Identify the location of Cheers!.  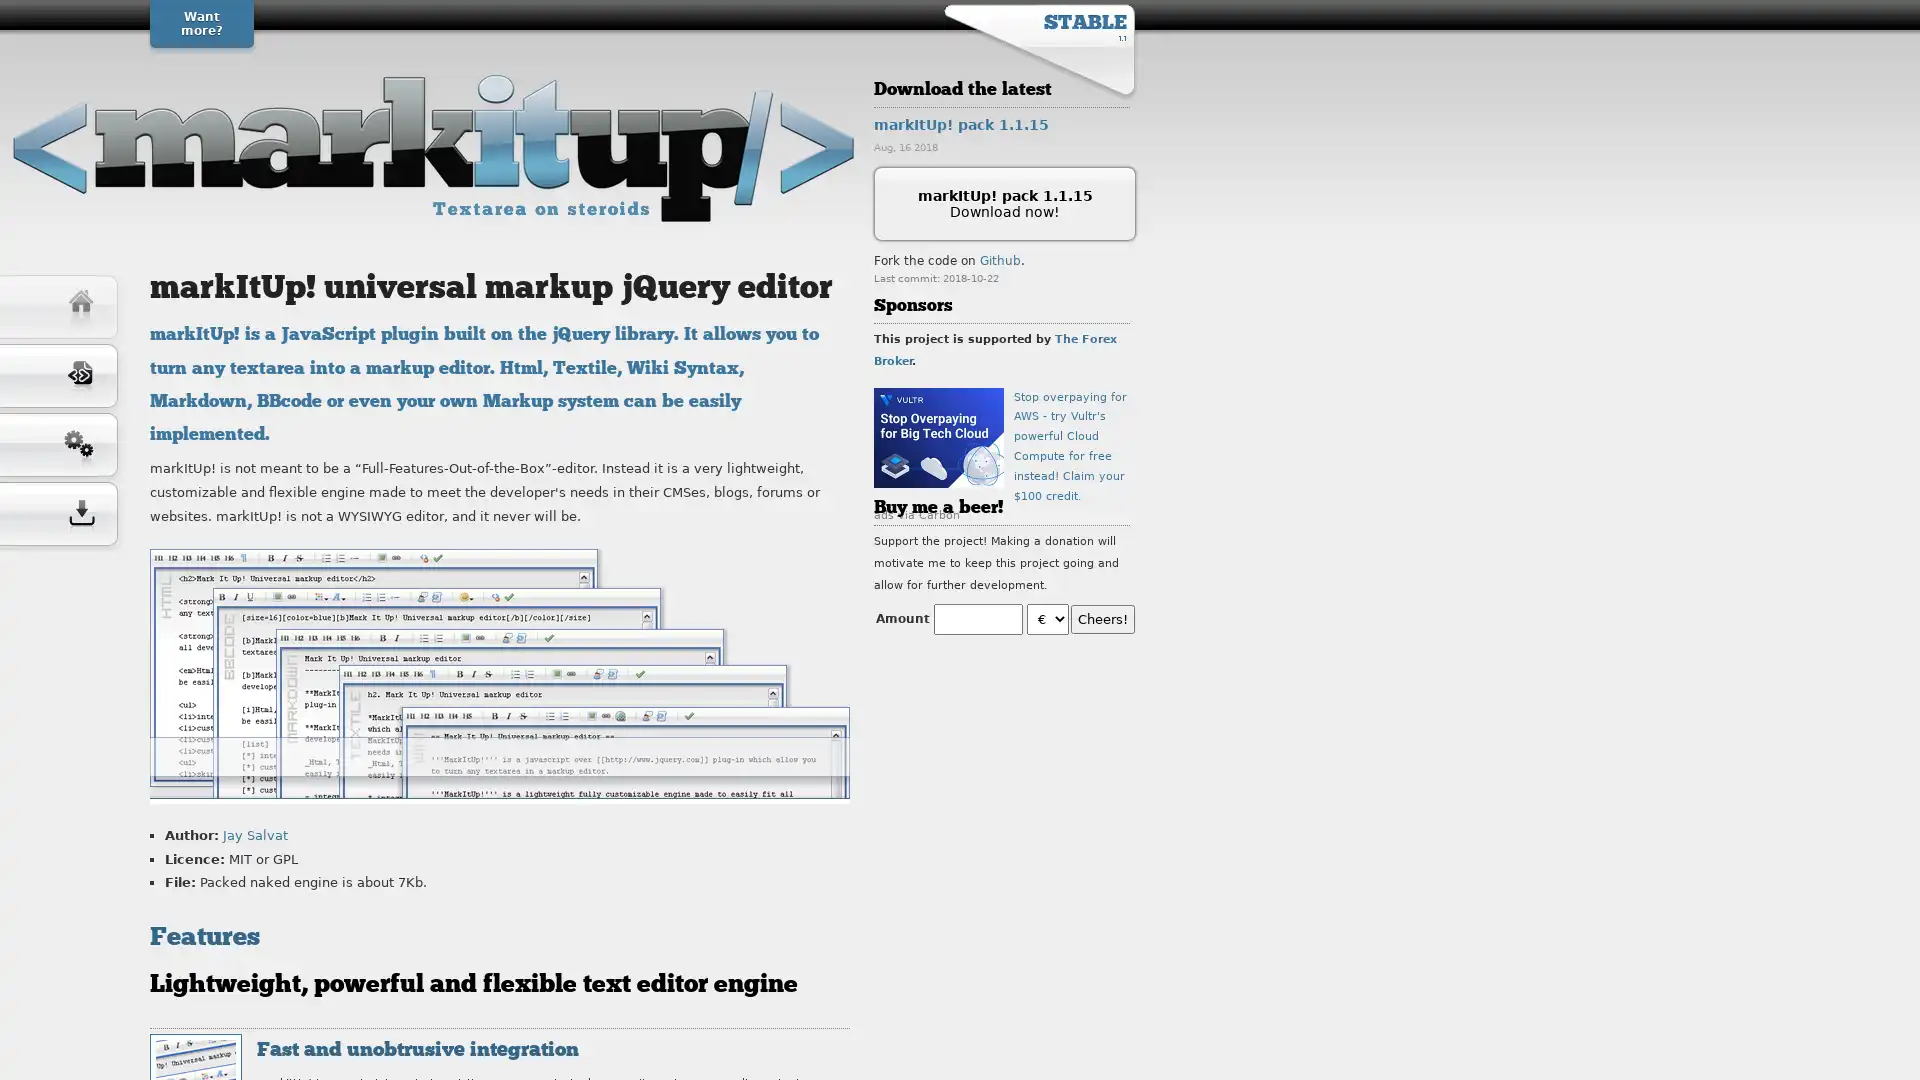
(1102, 618).